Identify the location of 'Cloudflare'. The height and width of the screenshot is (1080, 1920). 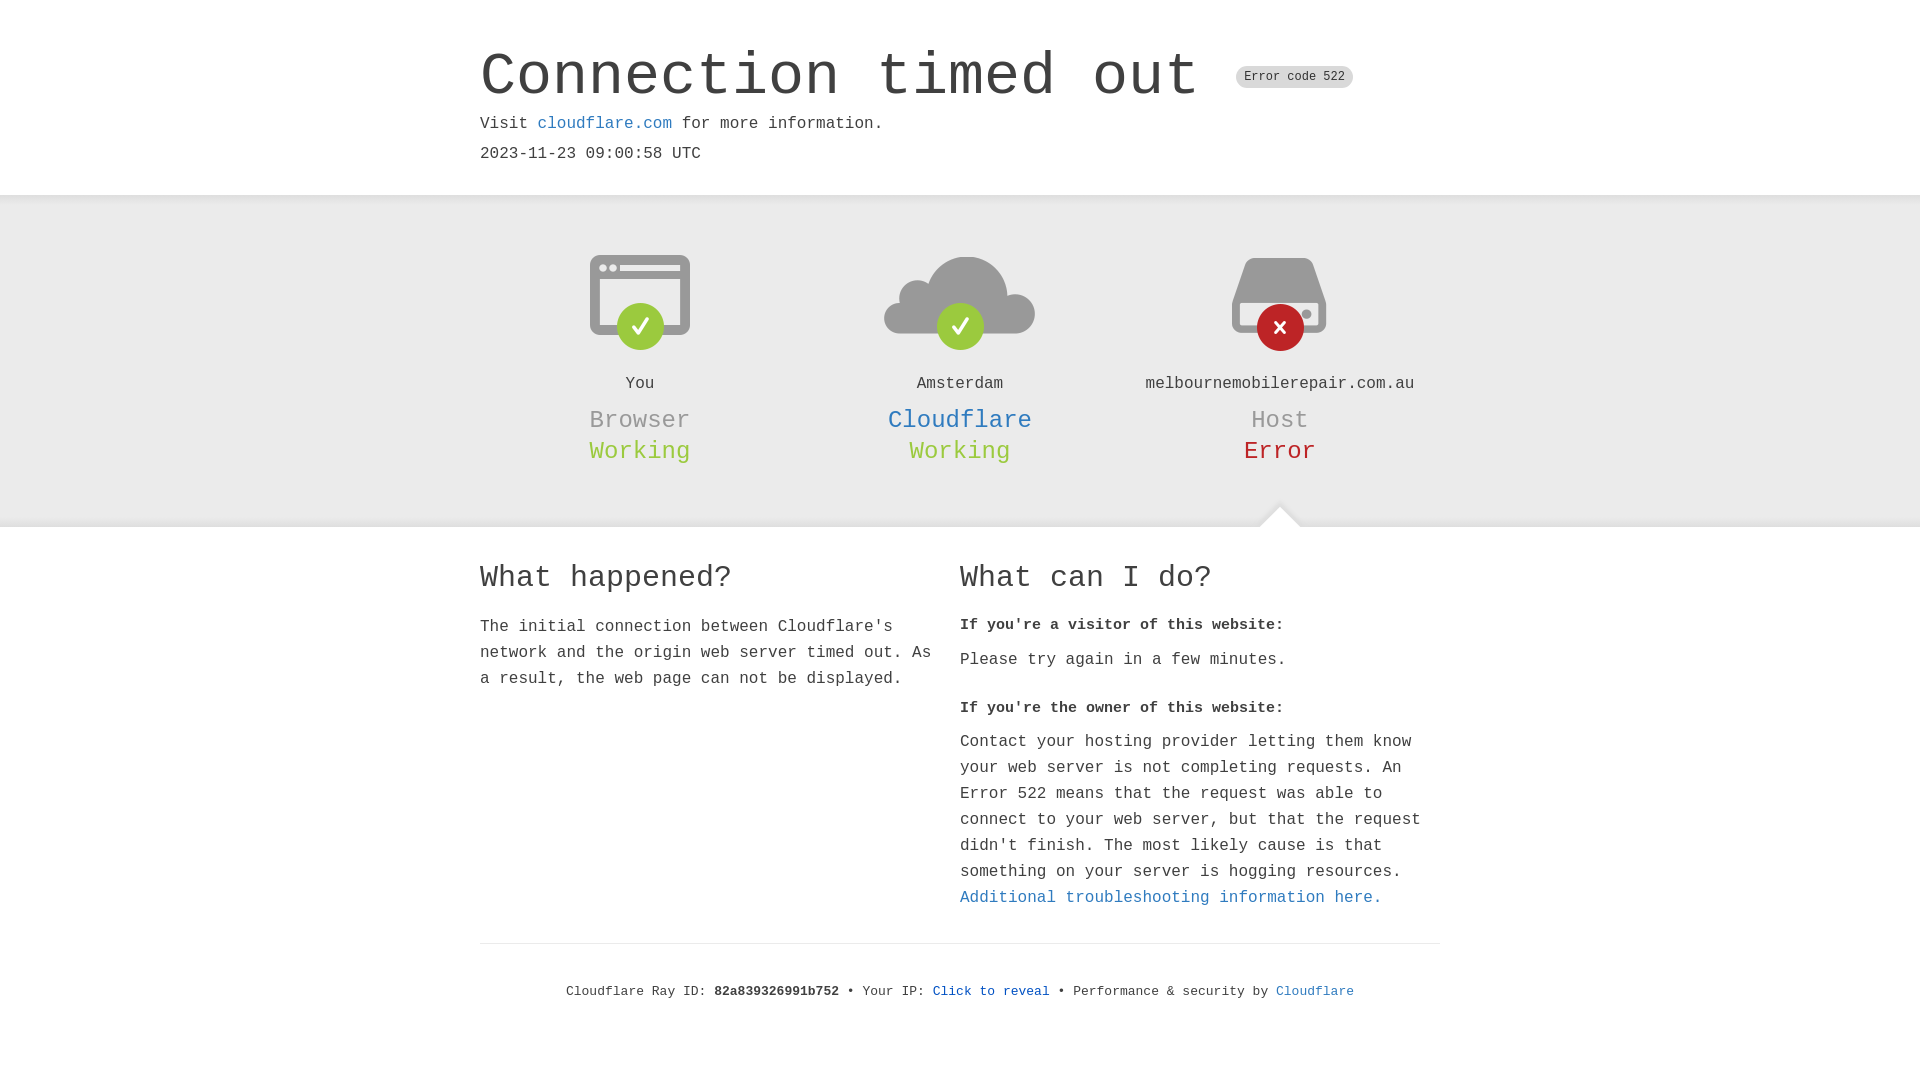
(1315, 991).